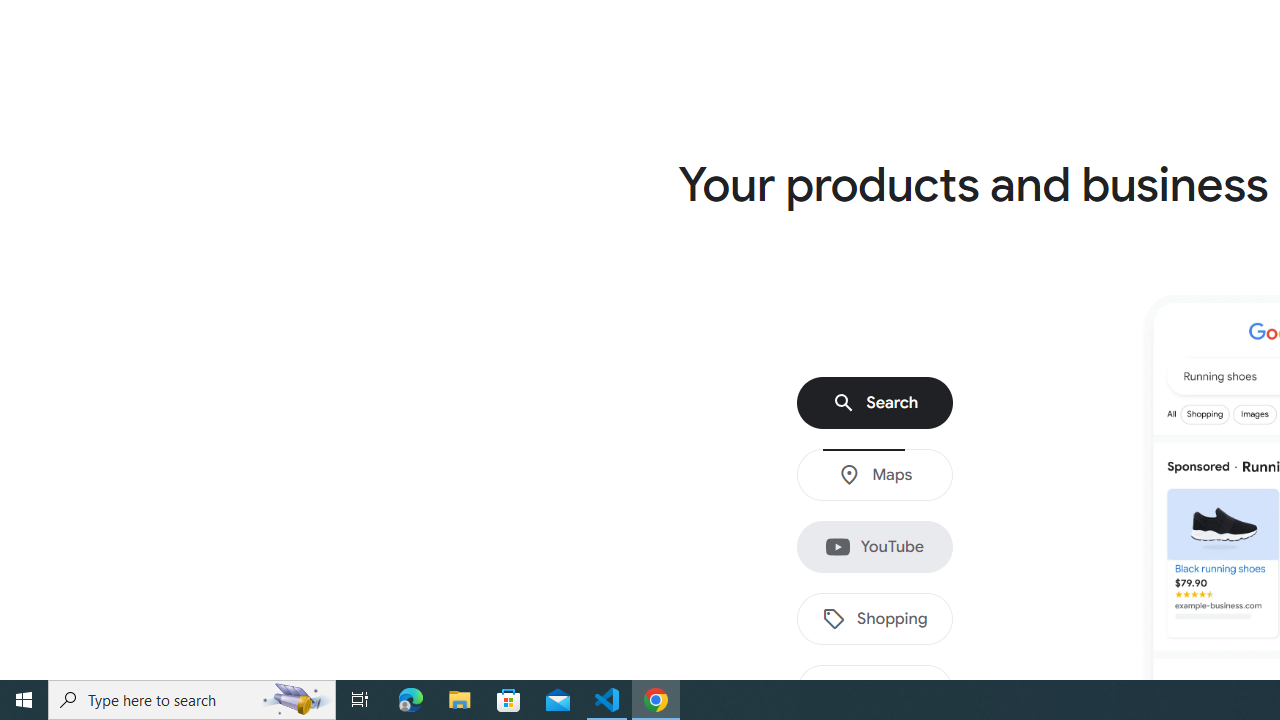 The height and width of the screenshot is (720, 1280). Describe the element at coordinates (509, 698) in the screenshot. I see `'Microsoft Store'` at that location.